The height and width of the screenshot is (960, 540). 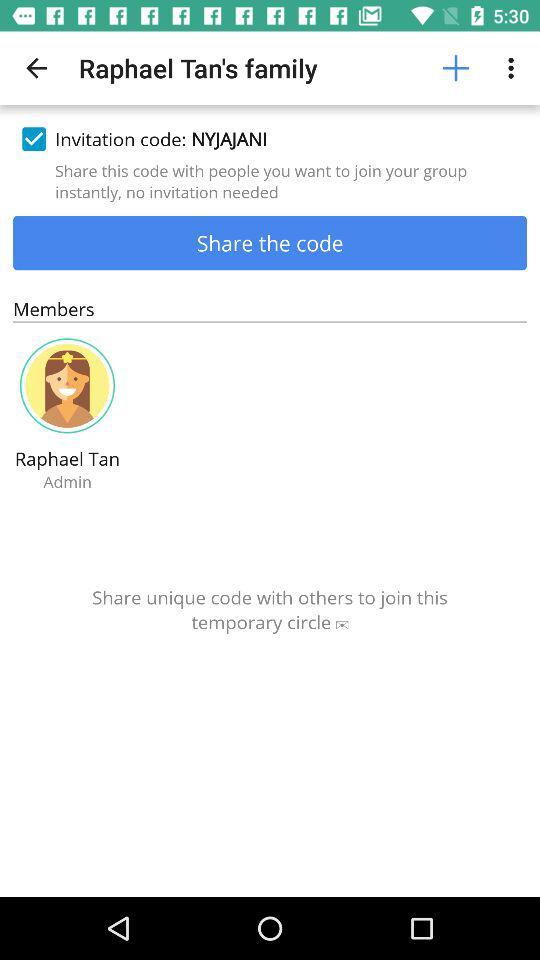 What do you see at coordinates (456, 68) in the screenshot?
I see `the button which is next to the raphael tans family` at bounding box center [456, 68].